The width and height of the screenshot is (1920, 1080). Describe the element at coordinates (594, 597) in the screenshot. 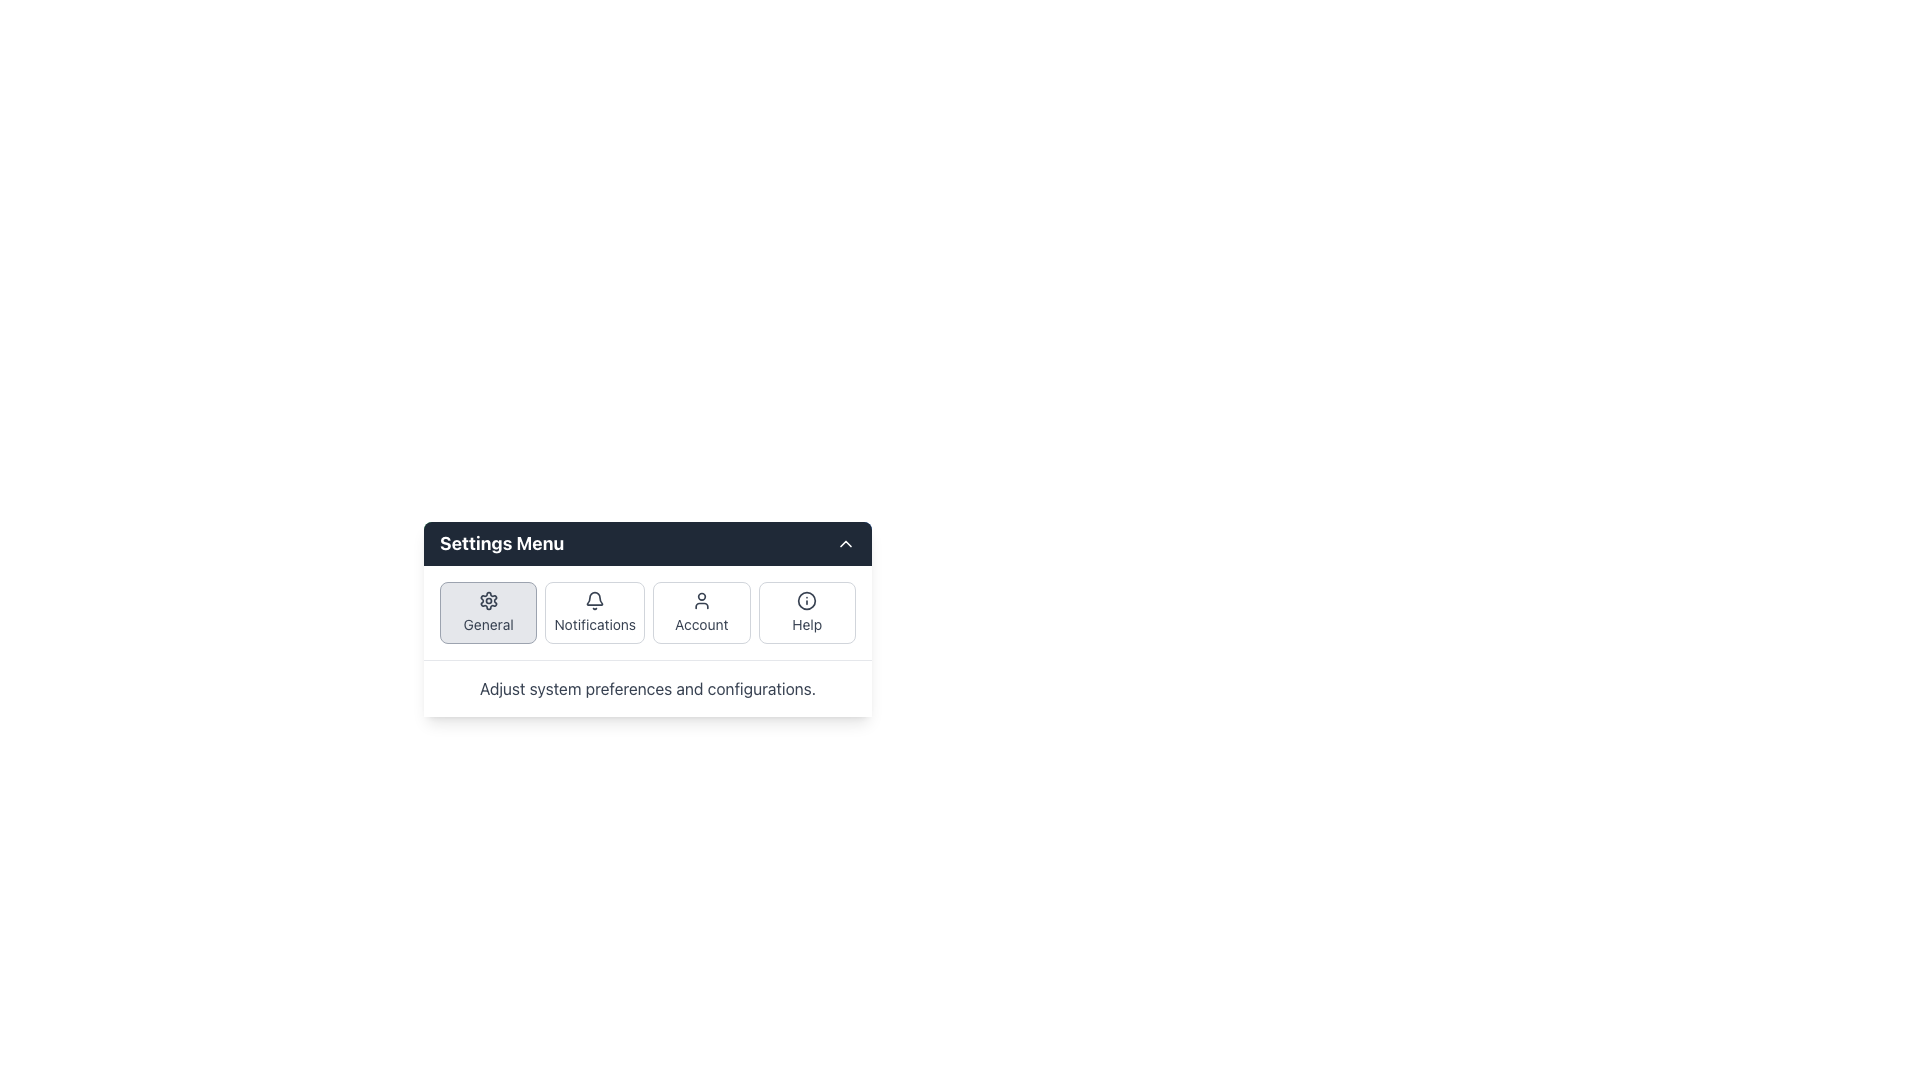

I see `the notification icon located in the Notifications section of the Settings Menu, which is the second icon from the left, directly above the 'Notifications' label` at that location.